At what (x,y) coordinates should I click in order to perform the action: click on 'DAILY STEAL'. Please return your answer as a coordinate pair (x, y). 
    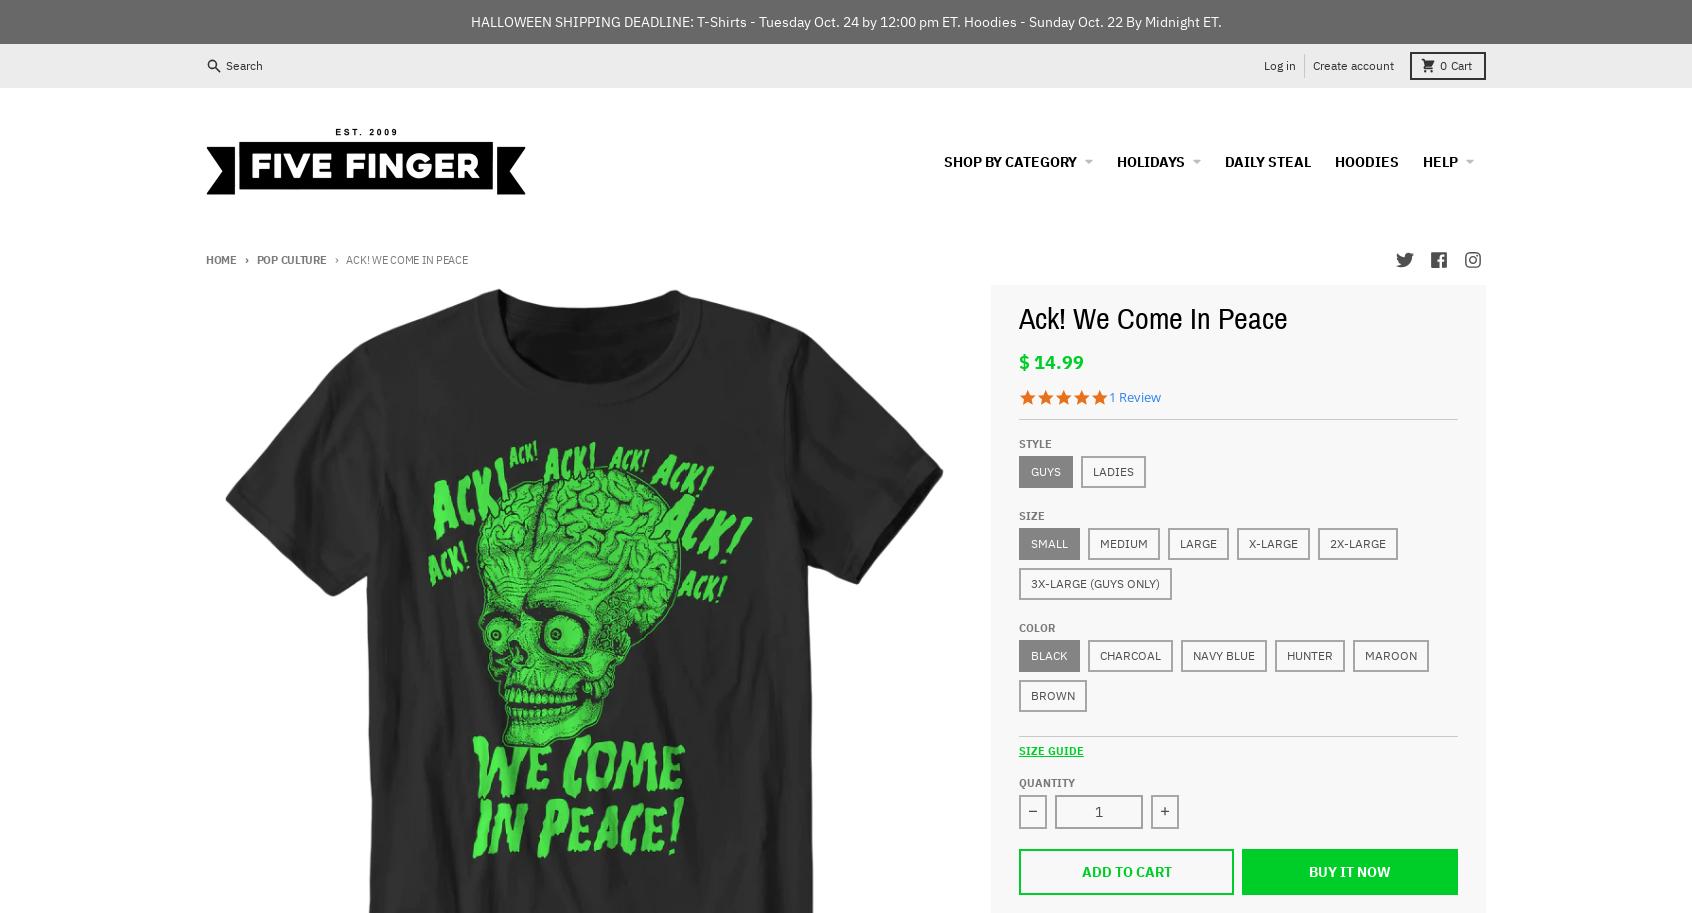
    Looking at the image, I should click on (1267, 159).